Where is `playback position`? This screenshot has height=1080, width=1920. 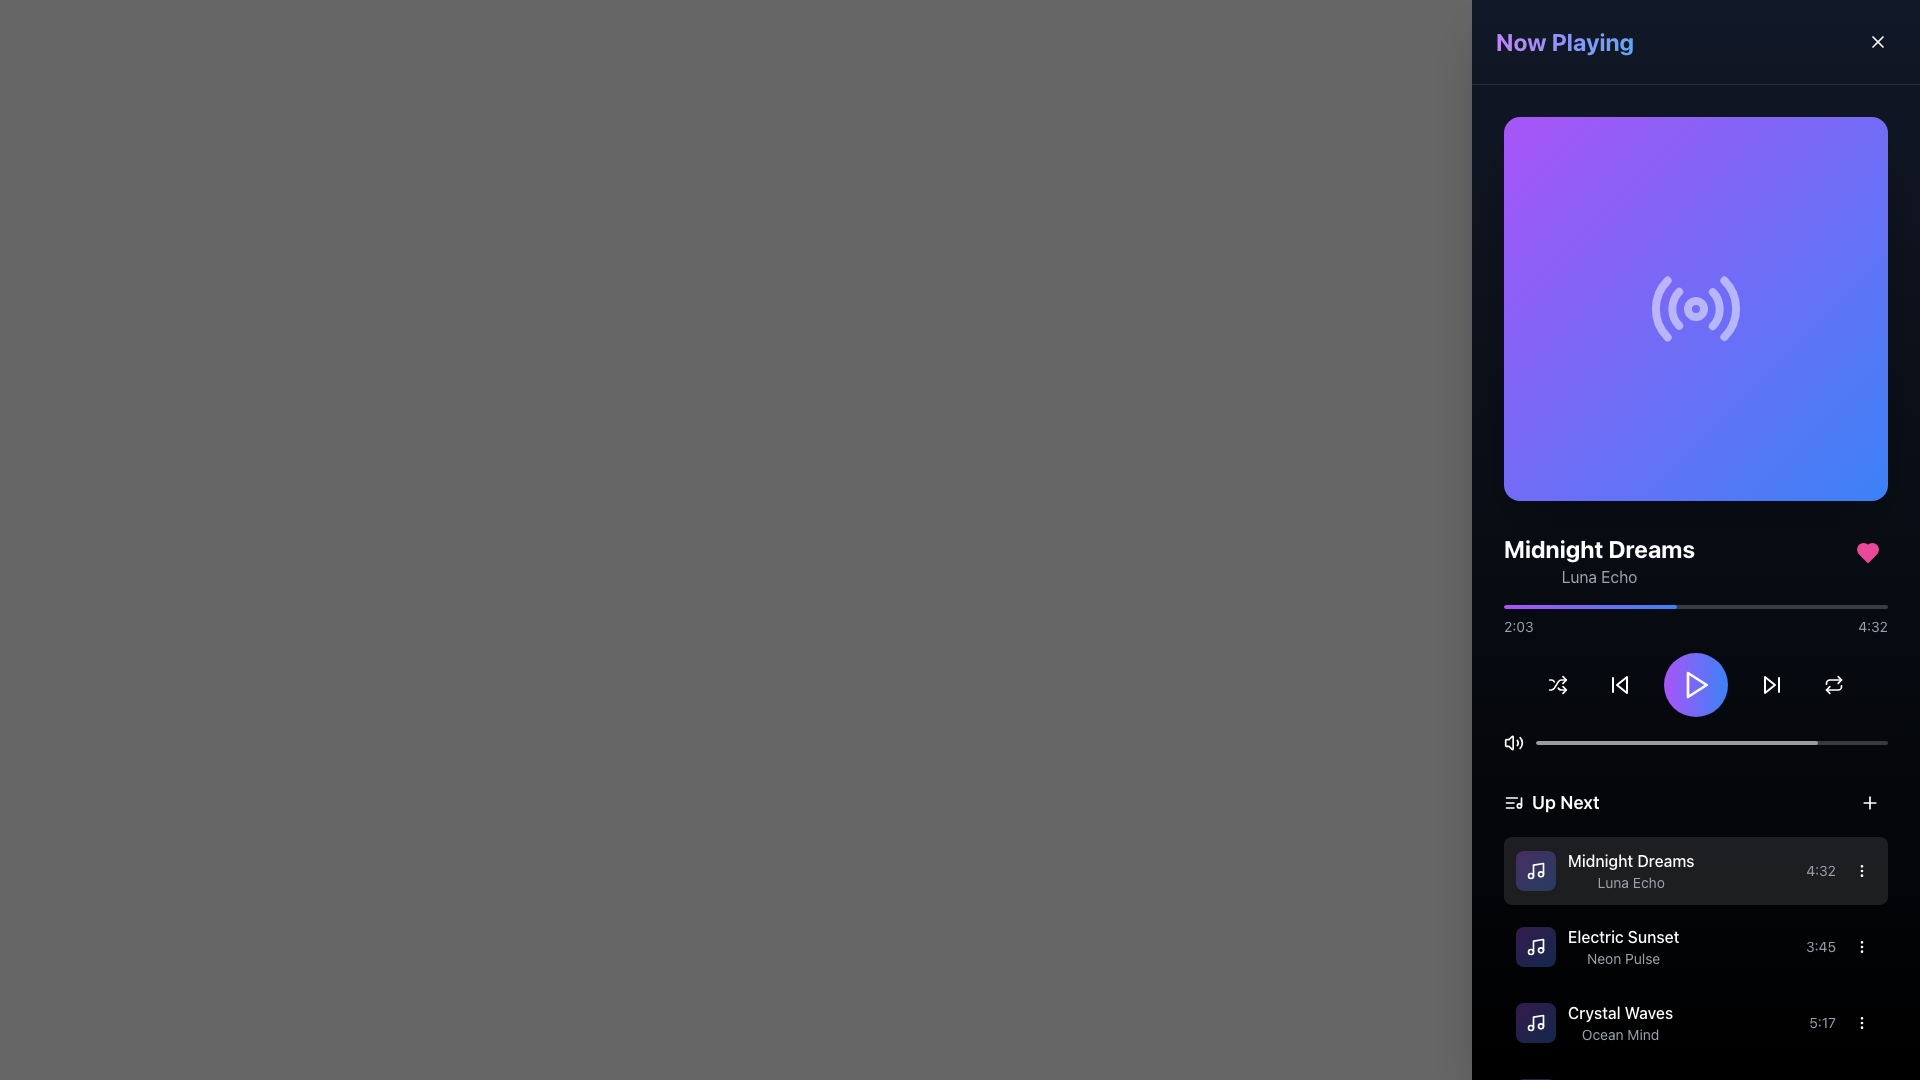
playback position is located at coordinates (1535, 743).